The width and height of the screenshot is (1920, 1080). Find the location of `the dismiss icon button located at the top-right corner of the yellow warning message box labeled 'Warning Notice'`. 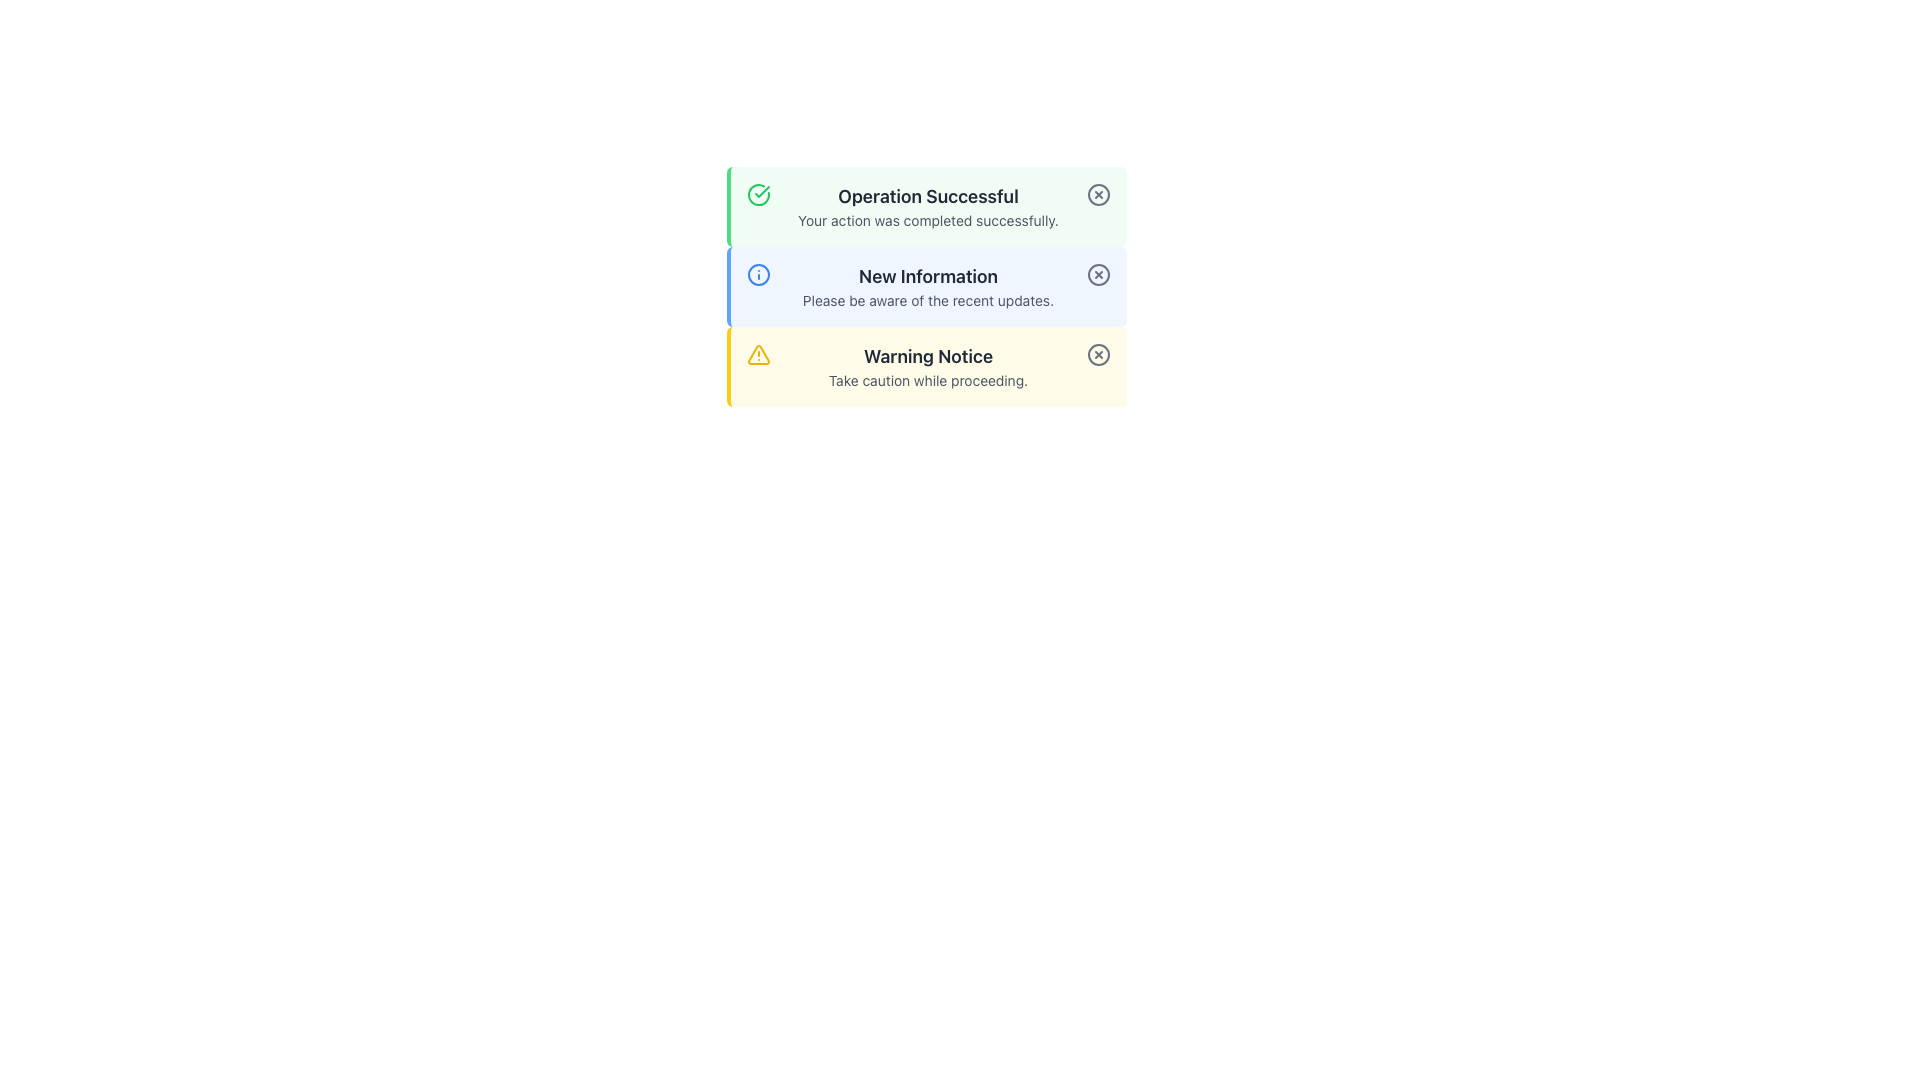

the dismiss icon button located at the top-right corner of the yellow warning message box labeled 'Warning Notice' is located at coordinates (1097, 353).